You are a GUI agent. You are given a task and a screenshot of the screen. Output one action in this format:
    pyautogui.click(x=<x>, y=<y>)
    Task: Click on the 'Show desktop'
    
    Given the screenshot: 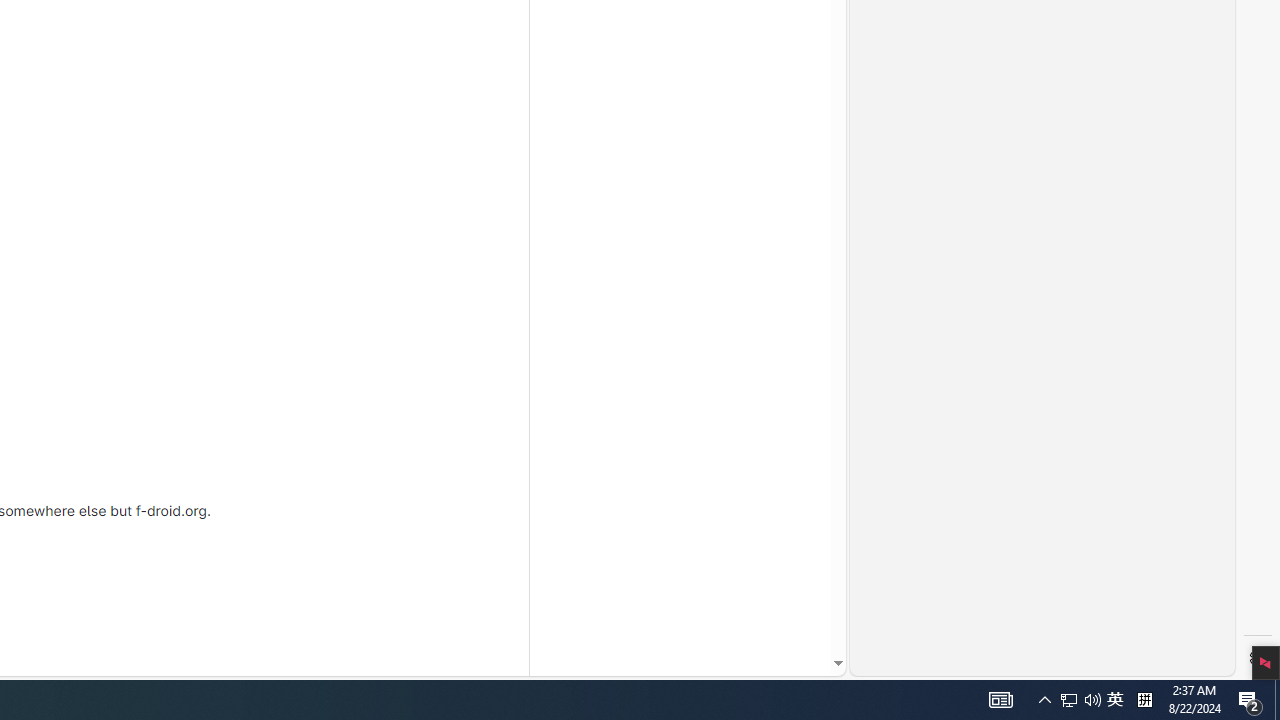 What is the action you would take?
    pyautogui.click(x=1276, y=698)
    